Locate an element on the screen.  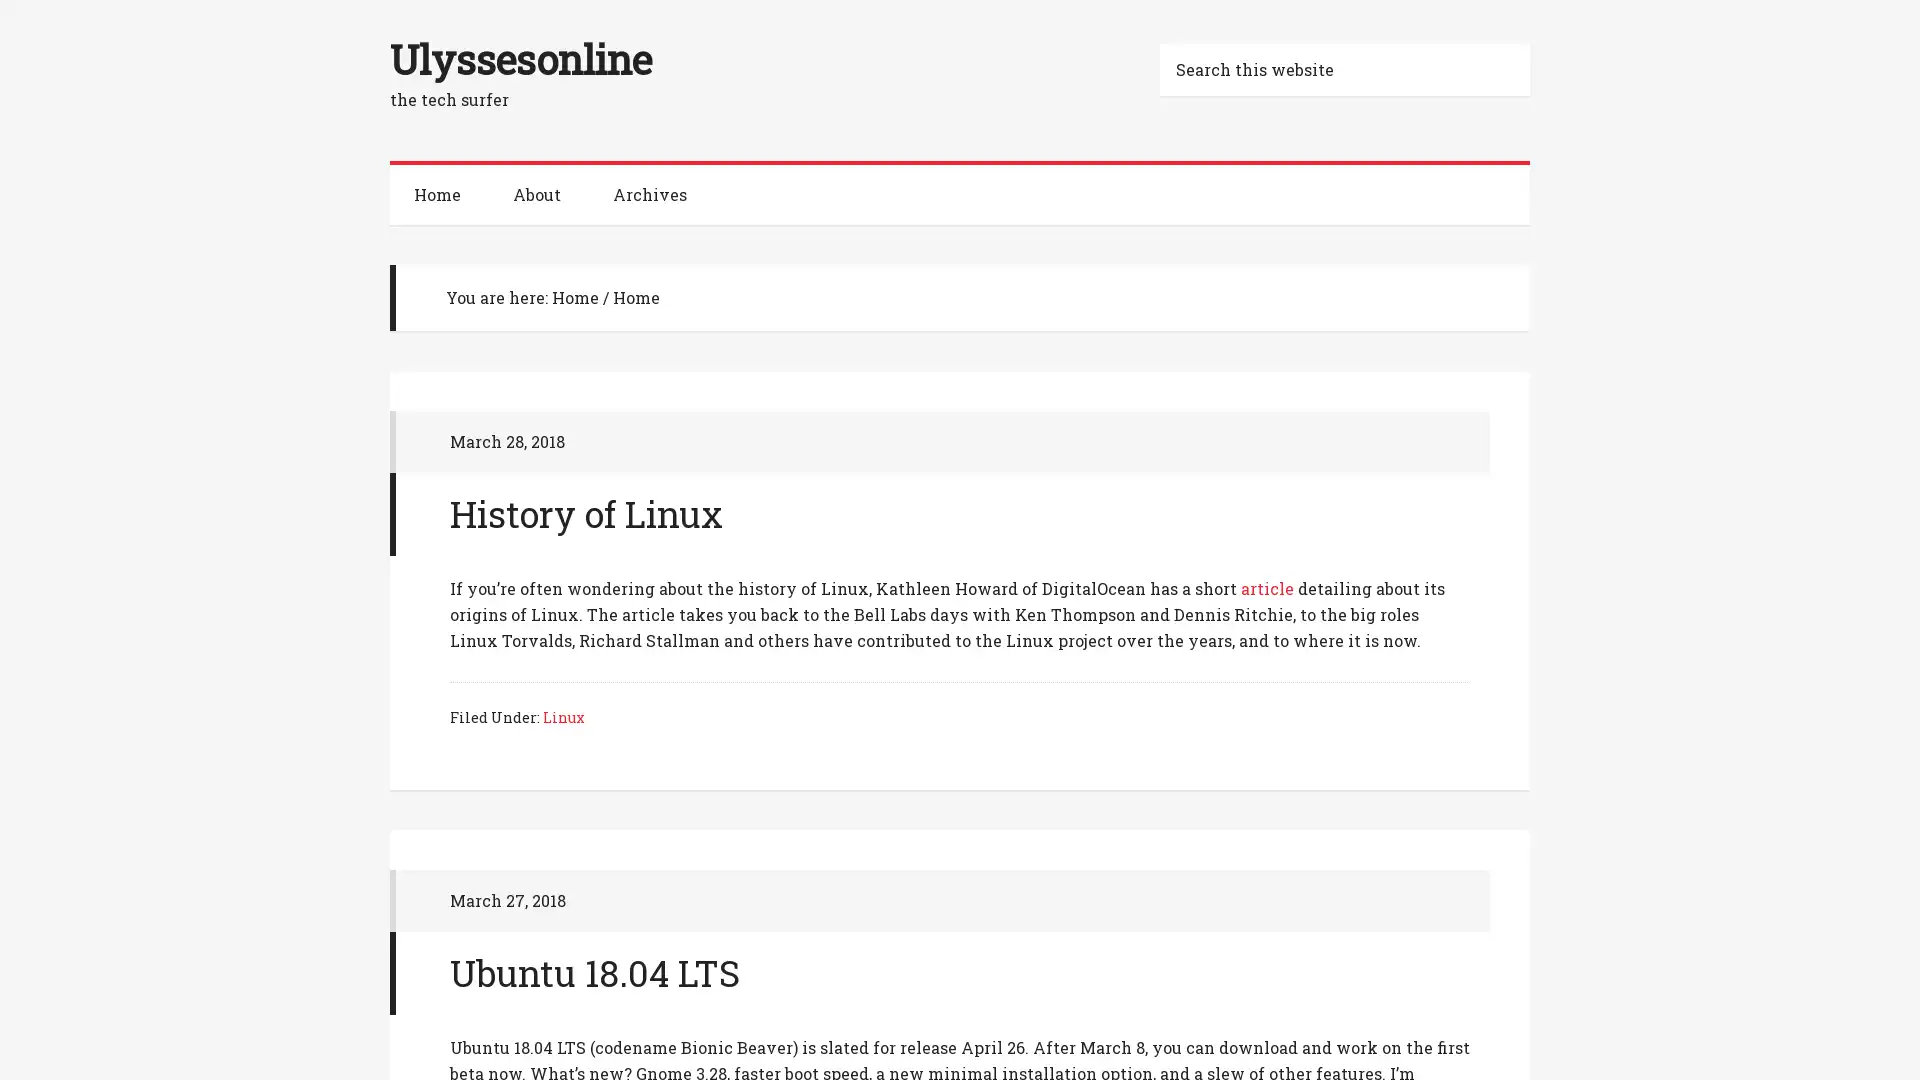
Search is located at coordinates (1528, 42).